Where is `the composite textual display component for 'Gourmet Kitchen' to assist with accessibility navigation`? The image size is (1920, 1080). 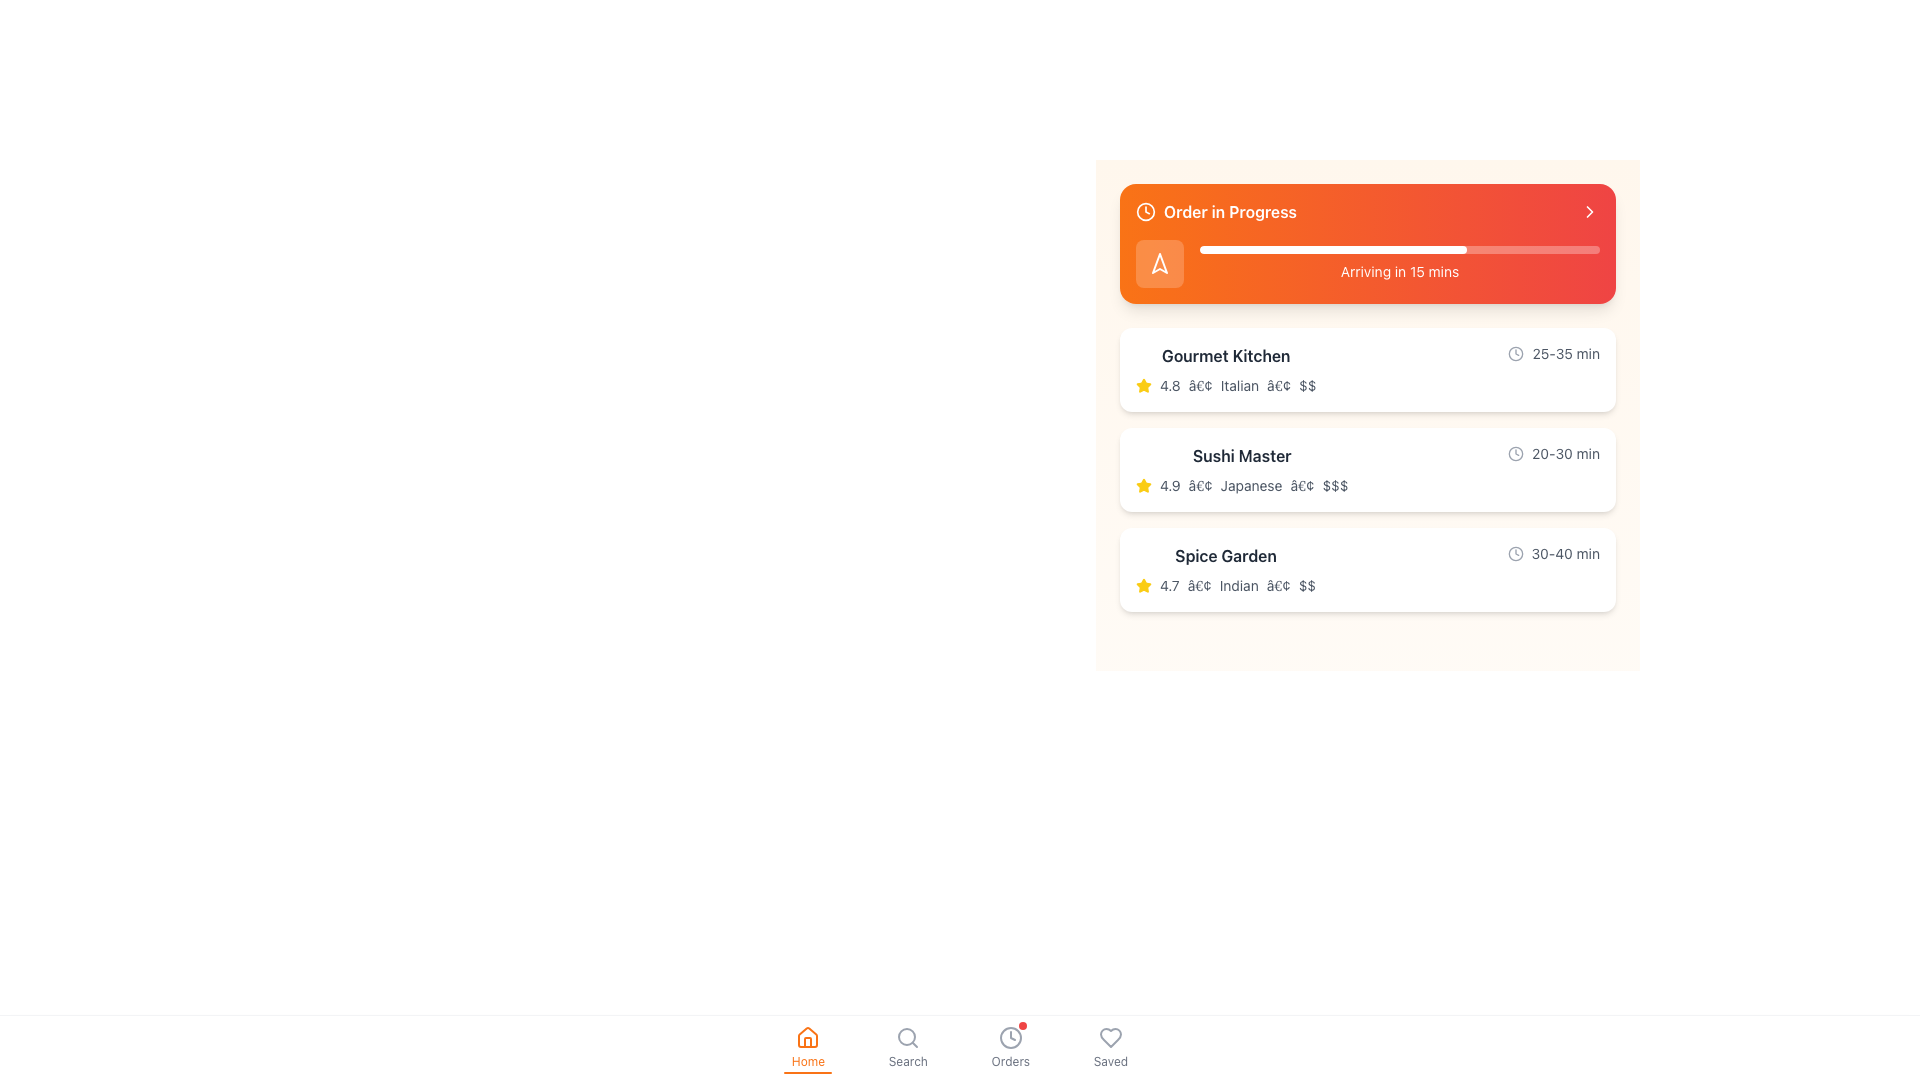 the composite textual display component for 'Gourmet Kitchen' to assist with accessibility navigation is located at coordinates (1367, 370).